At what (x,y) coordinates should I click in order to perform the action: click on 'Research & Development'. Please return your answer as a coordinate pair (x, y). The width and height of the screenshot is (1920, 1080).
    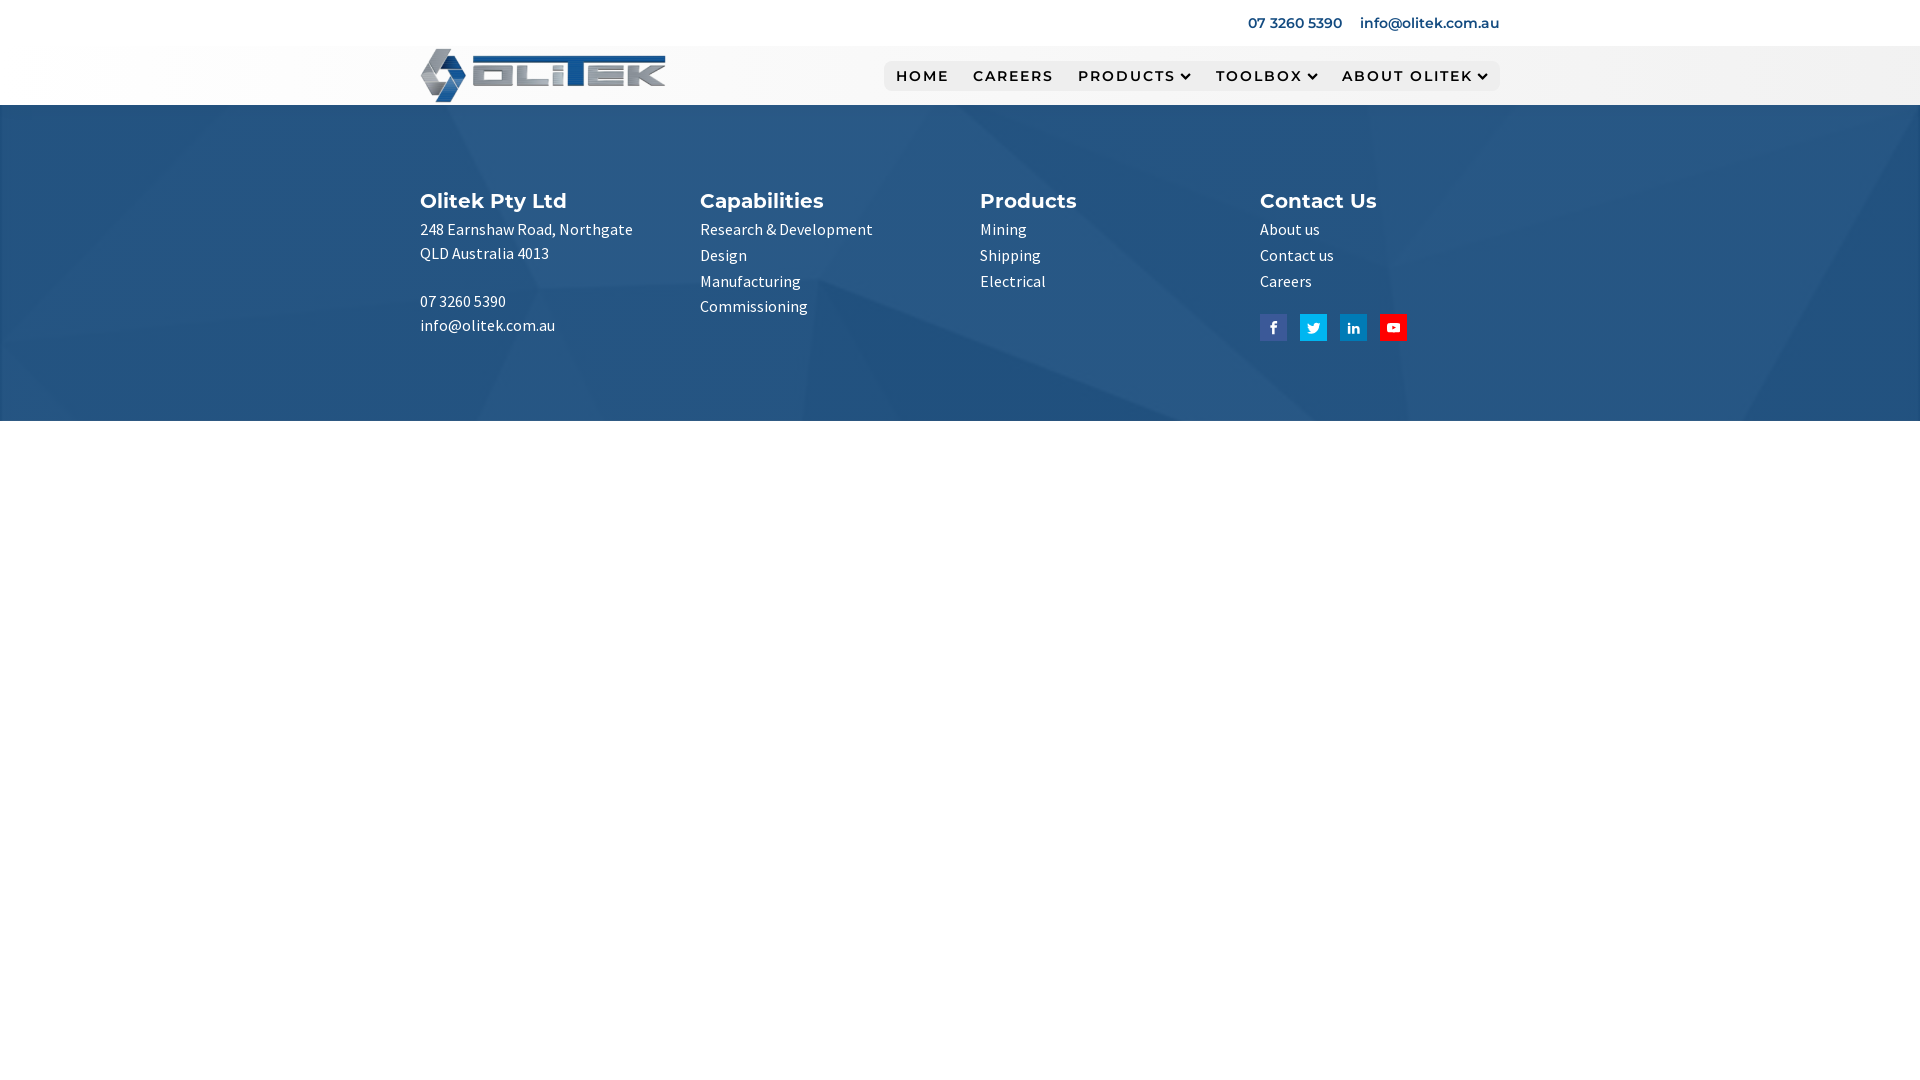
    Looking at the image, I should click on (785, 229).